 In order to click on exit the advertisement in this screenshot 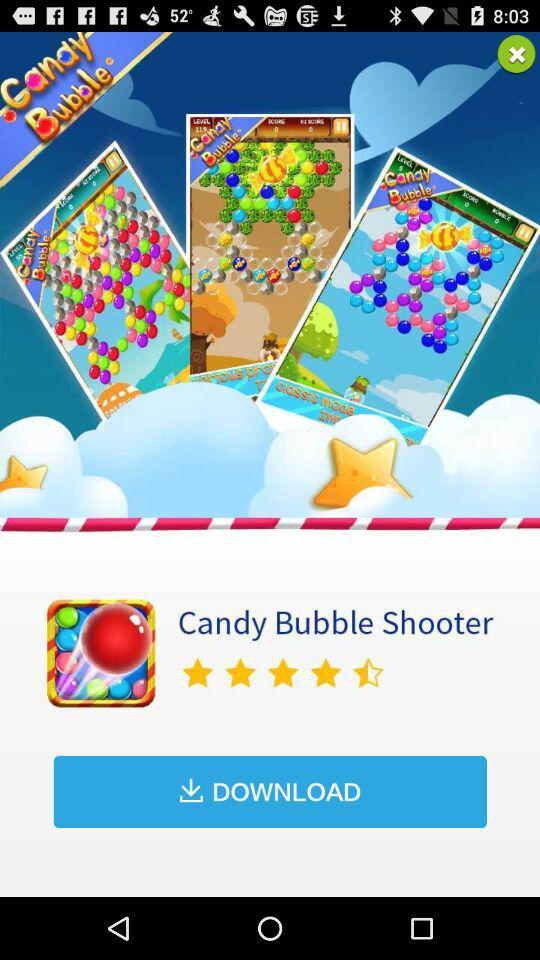, I will do `click(516, 53)`.